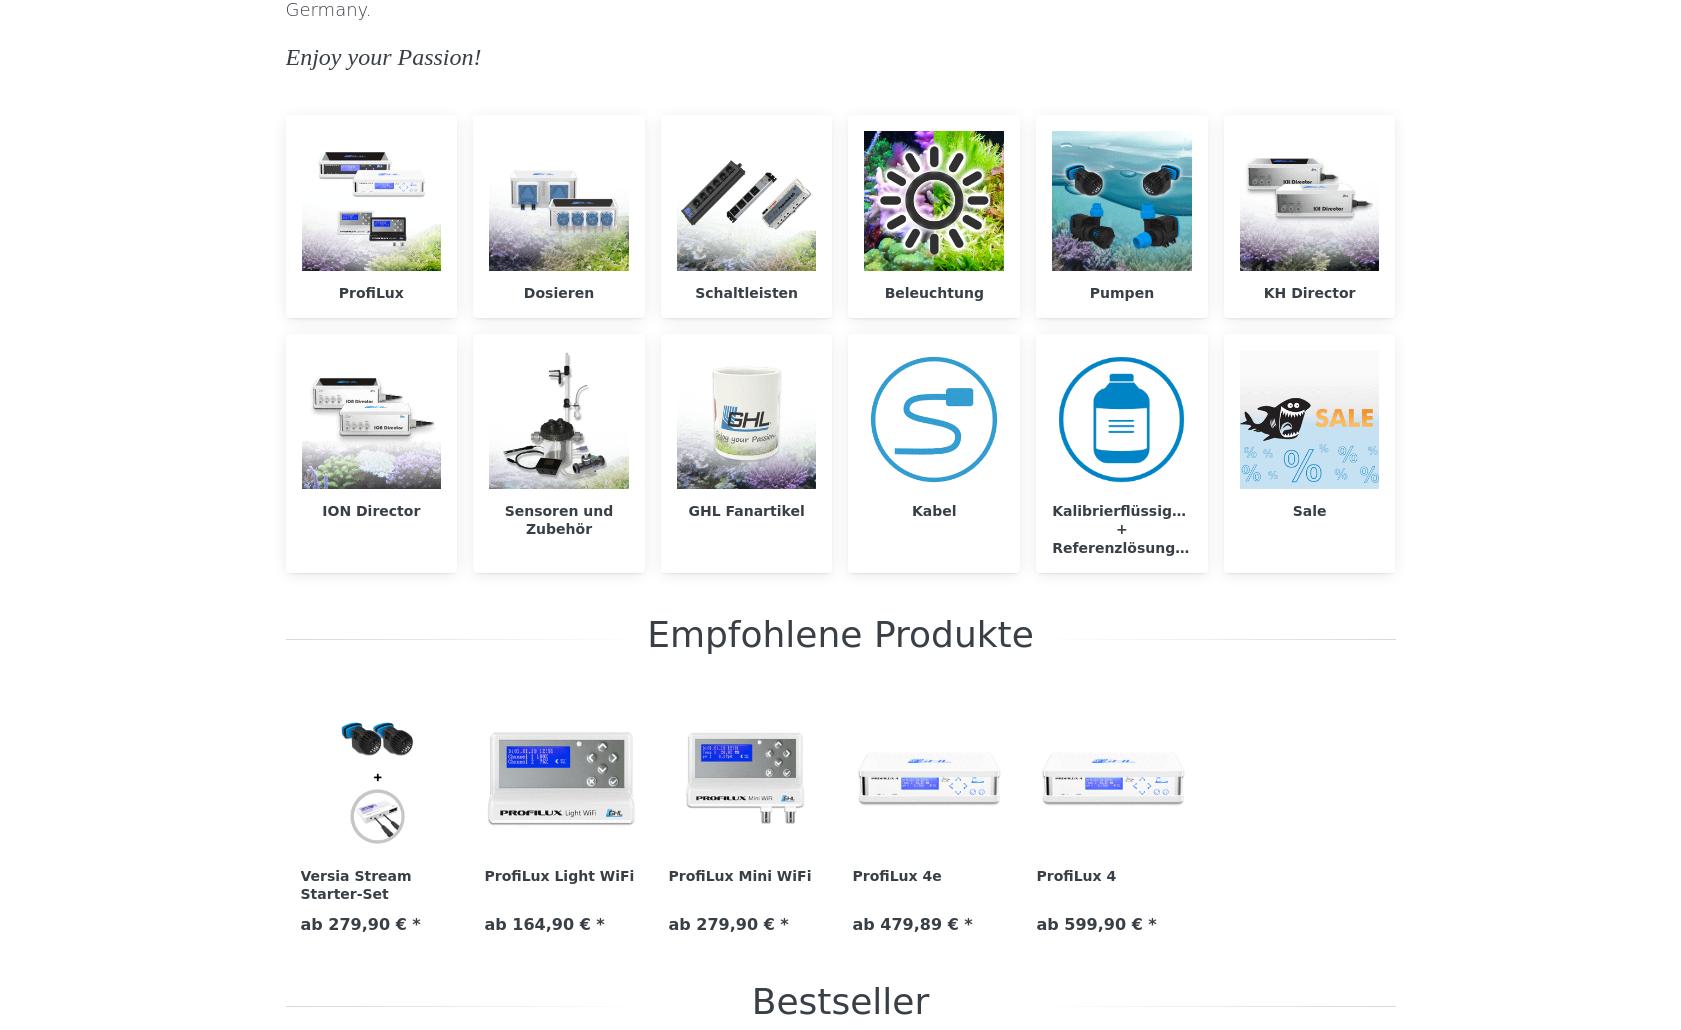 The width and height of the screenshot is (1681, 1030). Describe the element at coordinates (750, 999) in the screenshot. I see `'Bestseller'` at that location.